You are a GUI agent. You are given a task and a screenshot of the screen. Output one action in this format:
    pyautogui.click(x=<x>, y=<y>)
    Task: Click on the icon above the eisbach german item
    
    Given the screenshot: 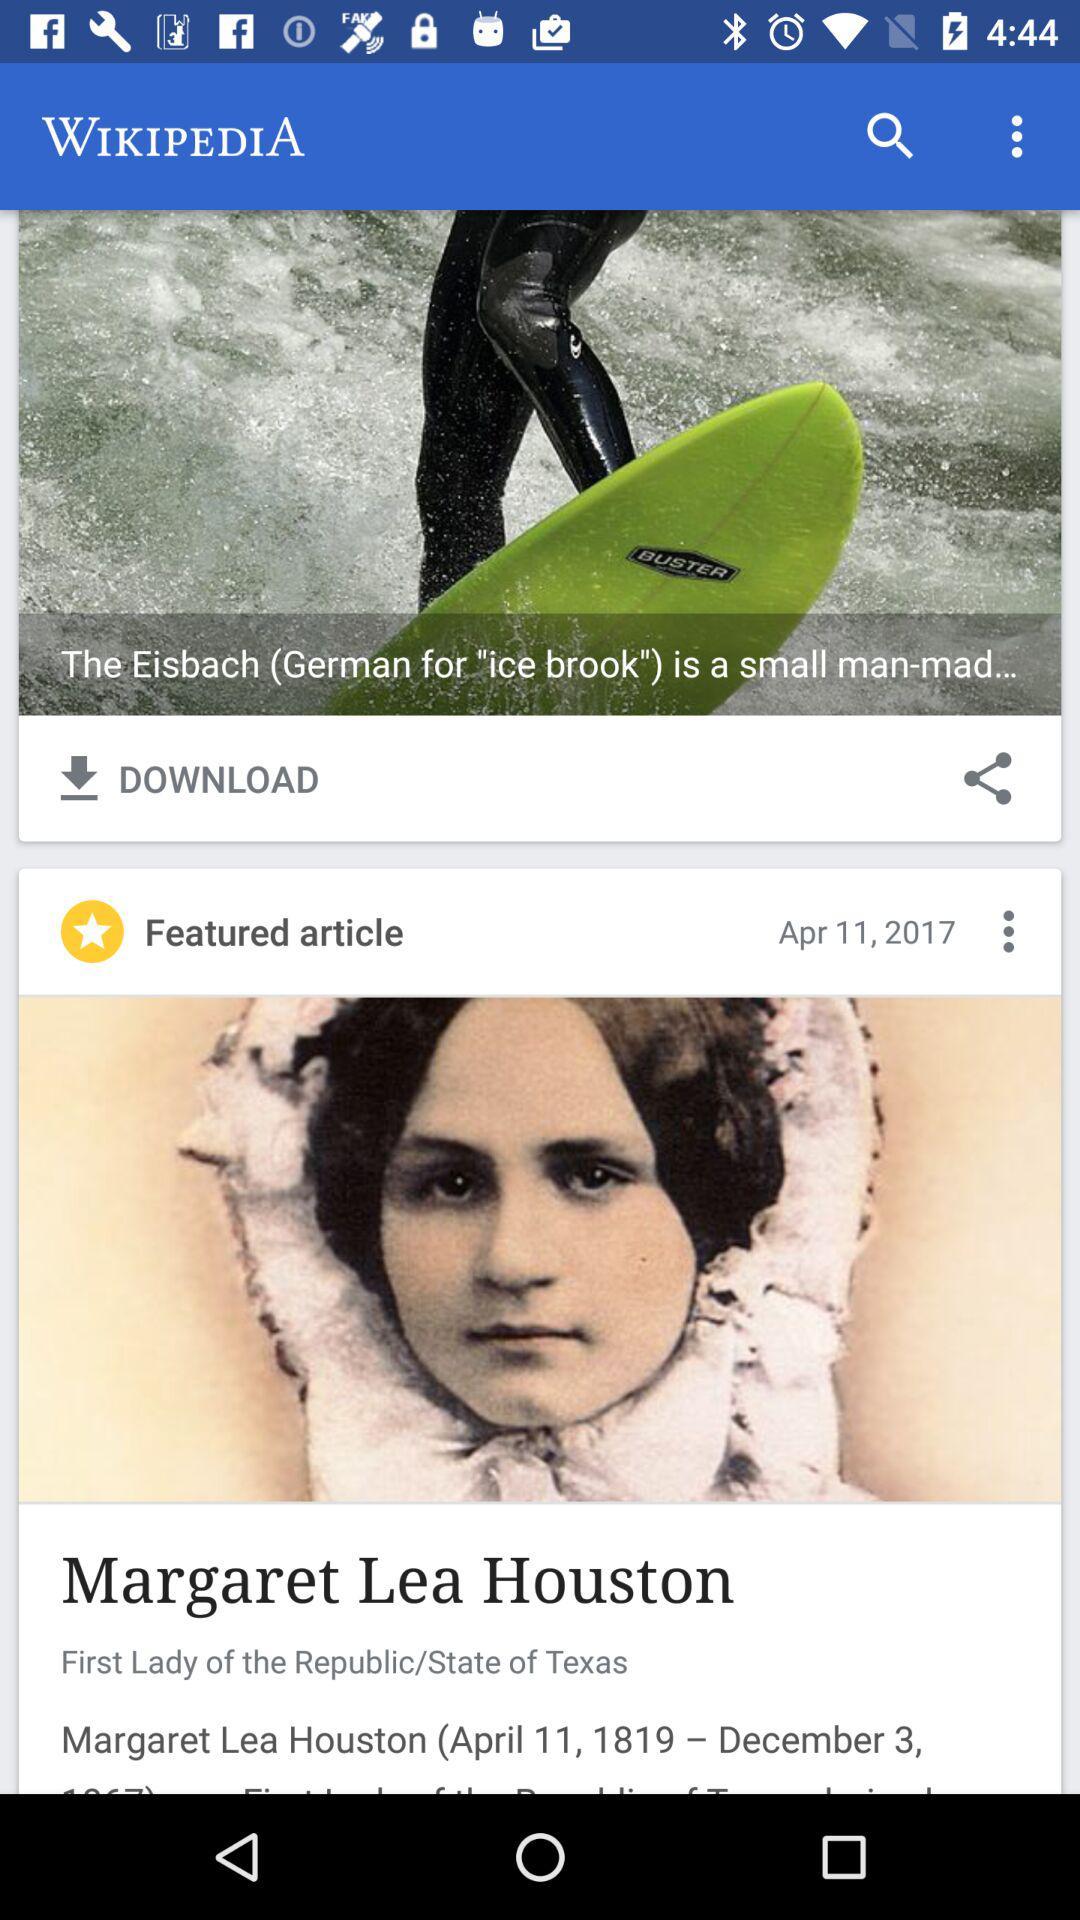 What is the action you would take?
    pyautogui.click(x=890, y=135)
    